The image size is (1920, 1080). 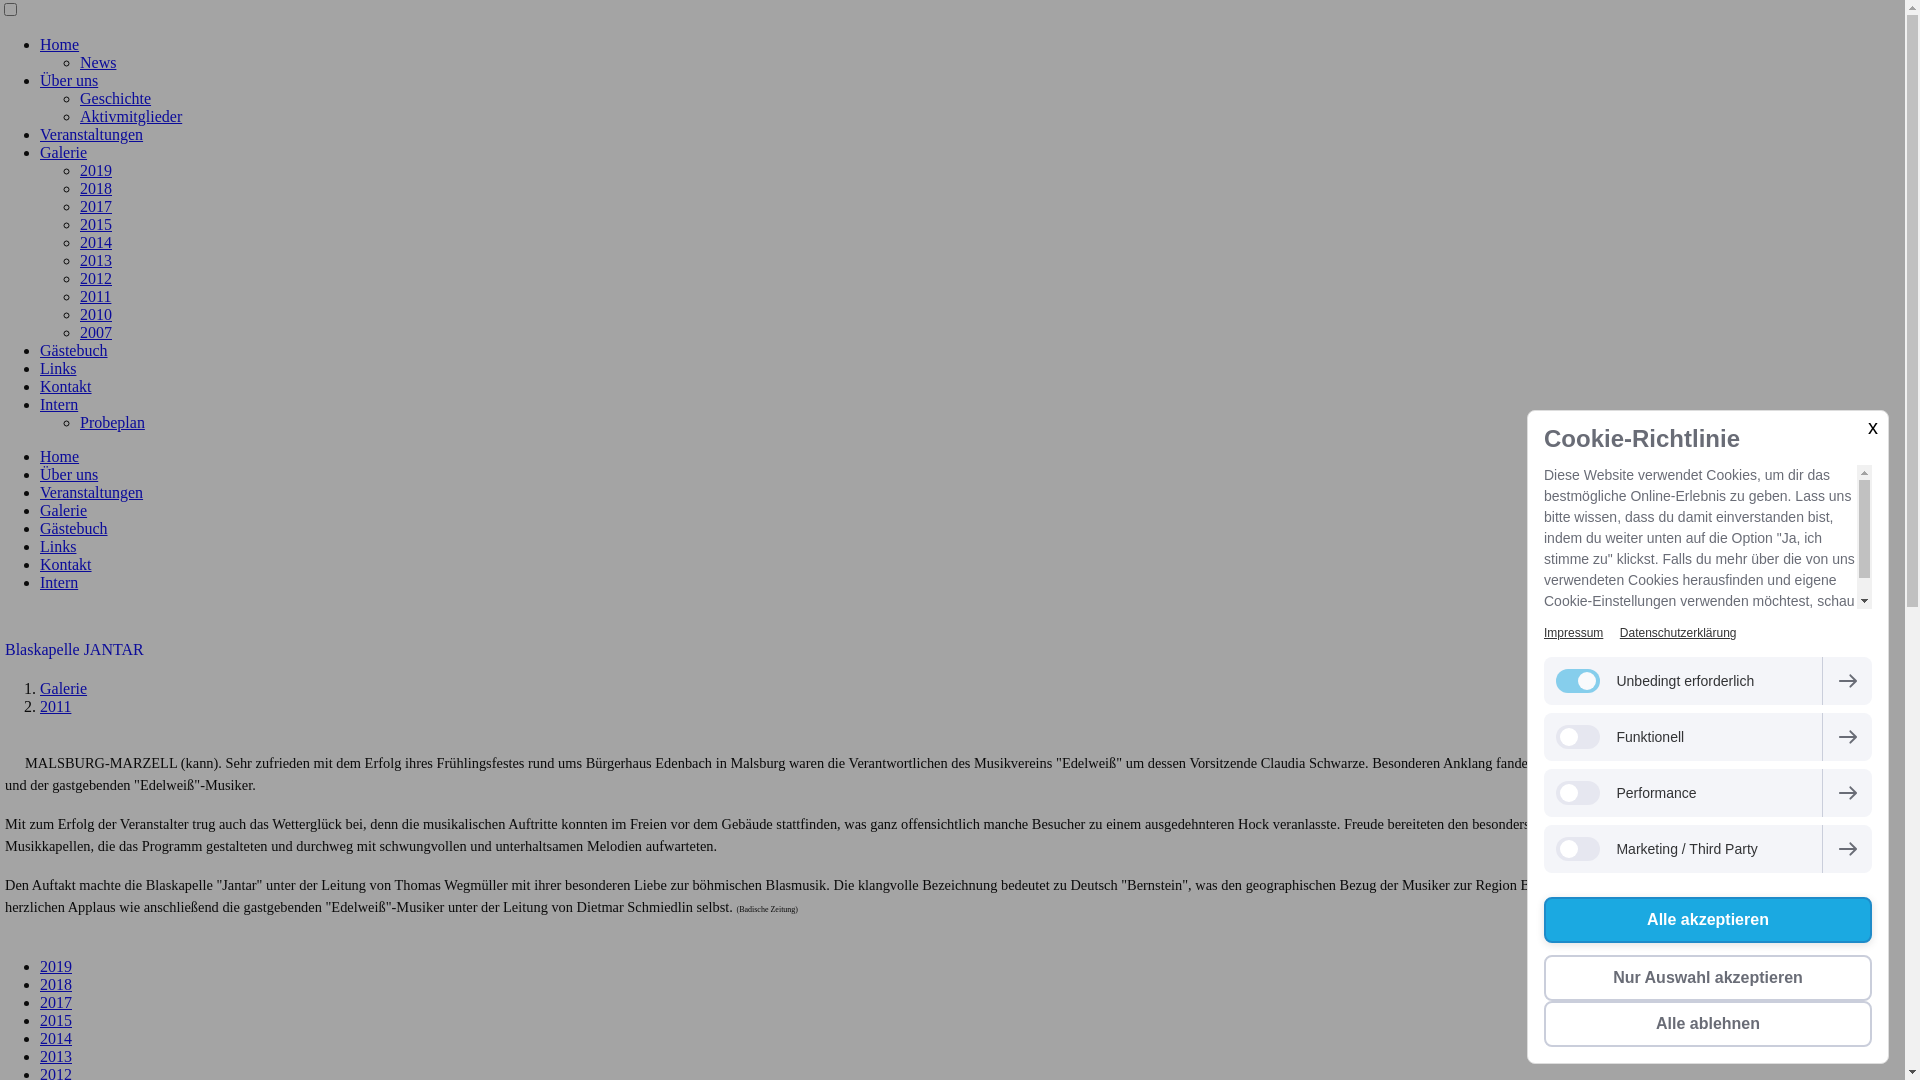 What do you see at coordinates (56, 1037) in the screenshot?
I see `'2014'` at bounding box center [56, 1037].